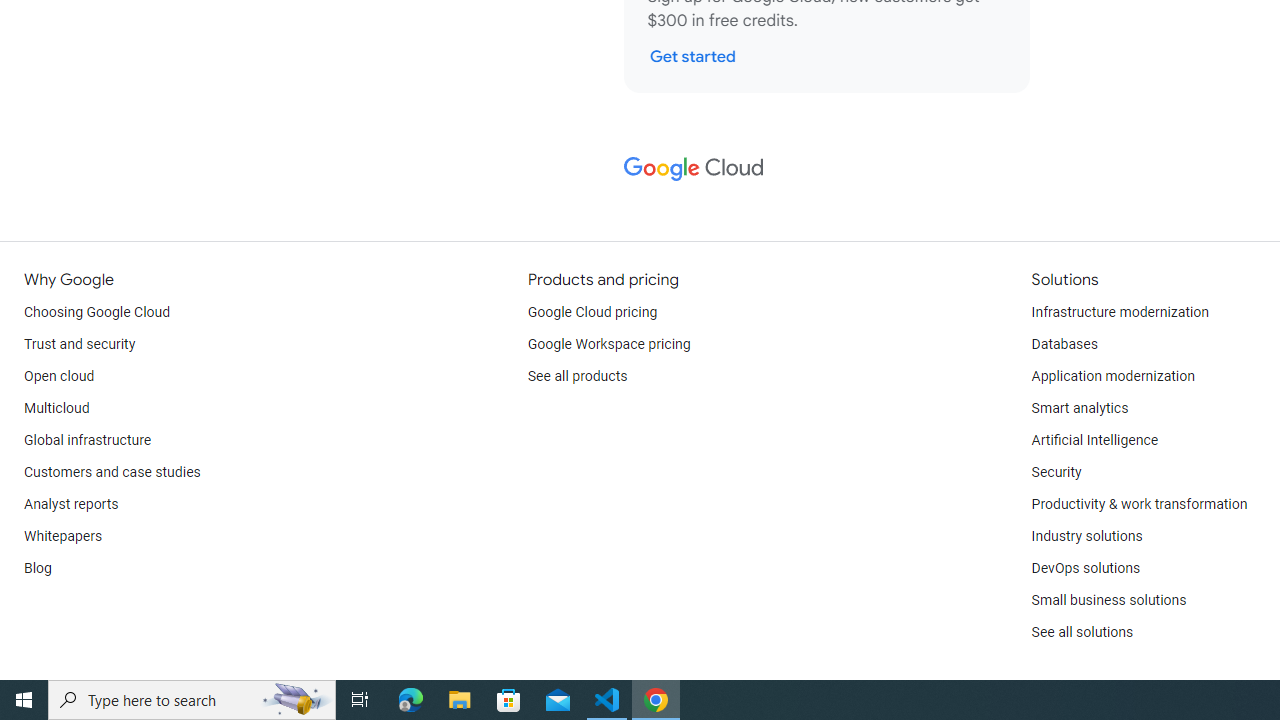  What do you see at coordinates (591, 312) in the screenshot?
I see `'Google Cloud pricing'` at bounding box center [591, 312].